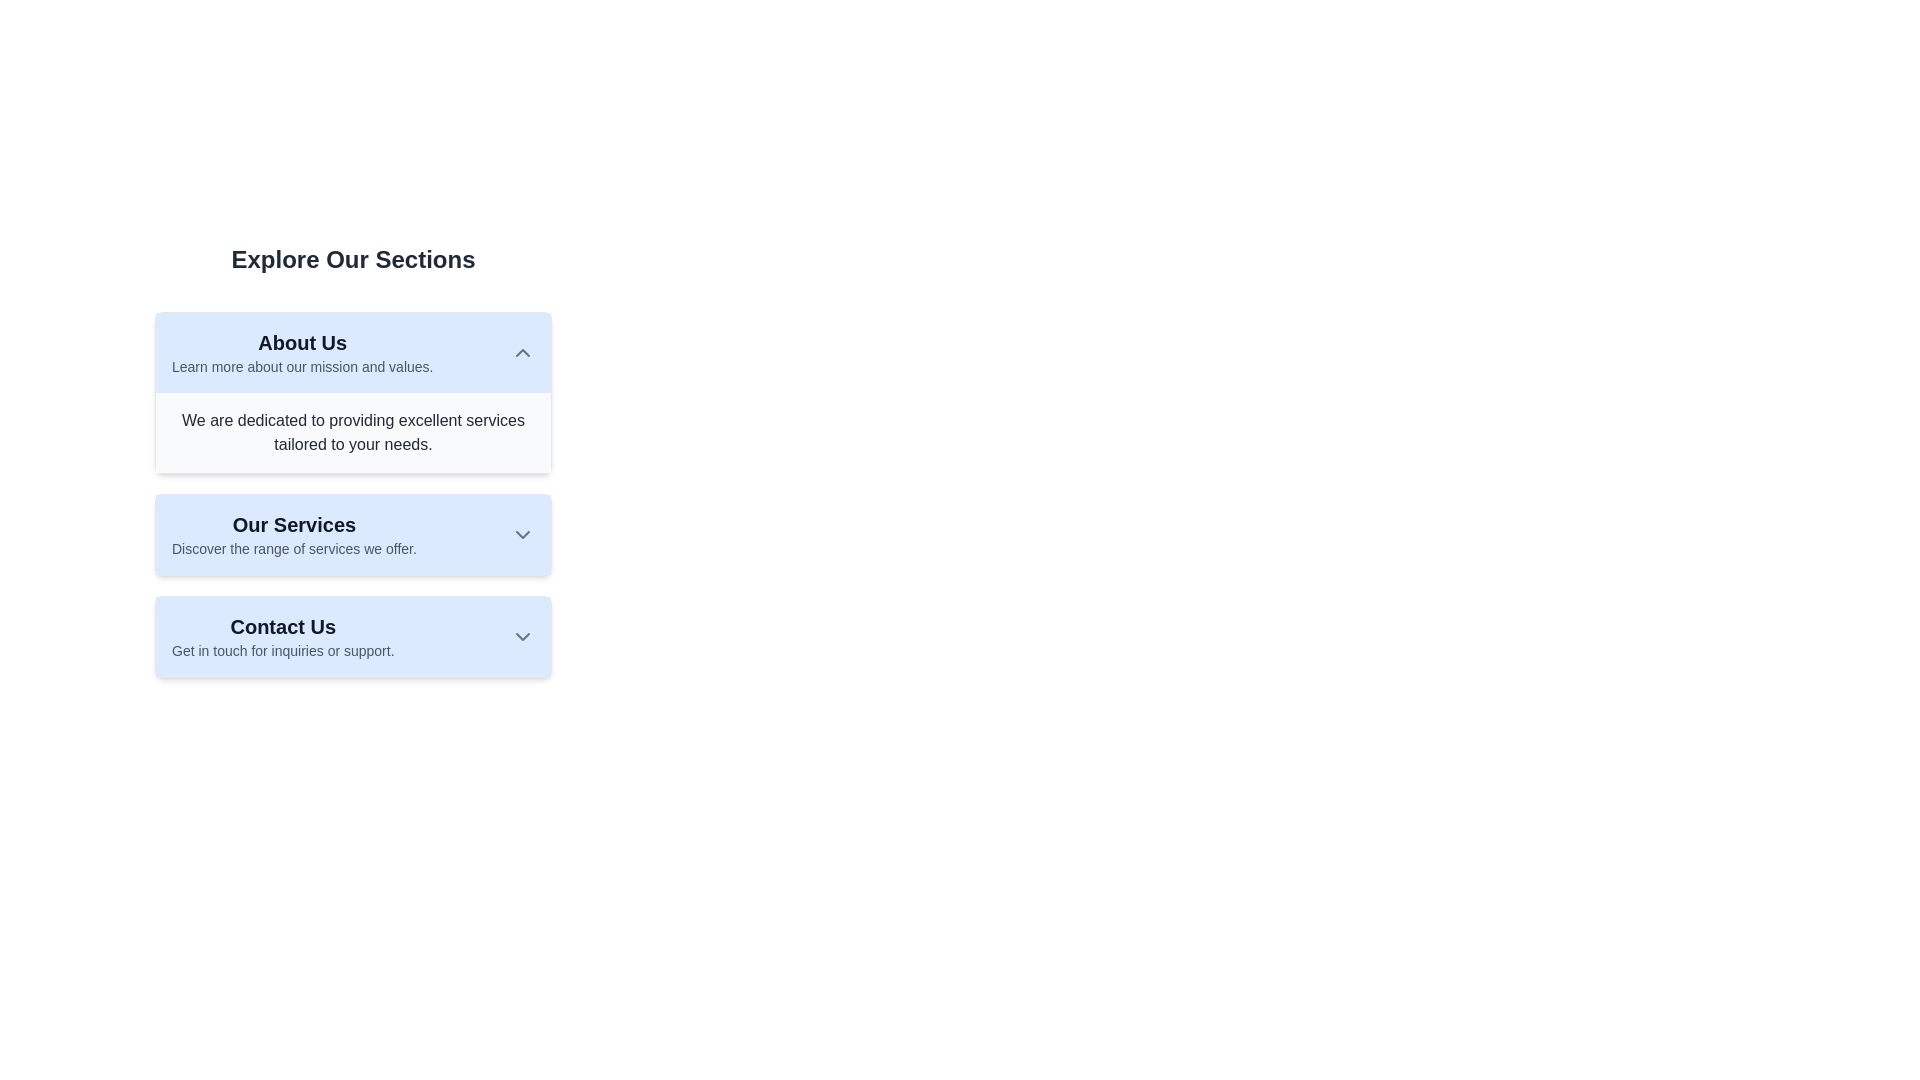 This screenshot has height=1080, width=1920. What do you see at coordinates (353, 636) in the screenshot?
I see `the section header that expands` at bounding box center [353, 636].